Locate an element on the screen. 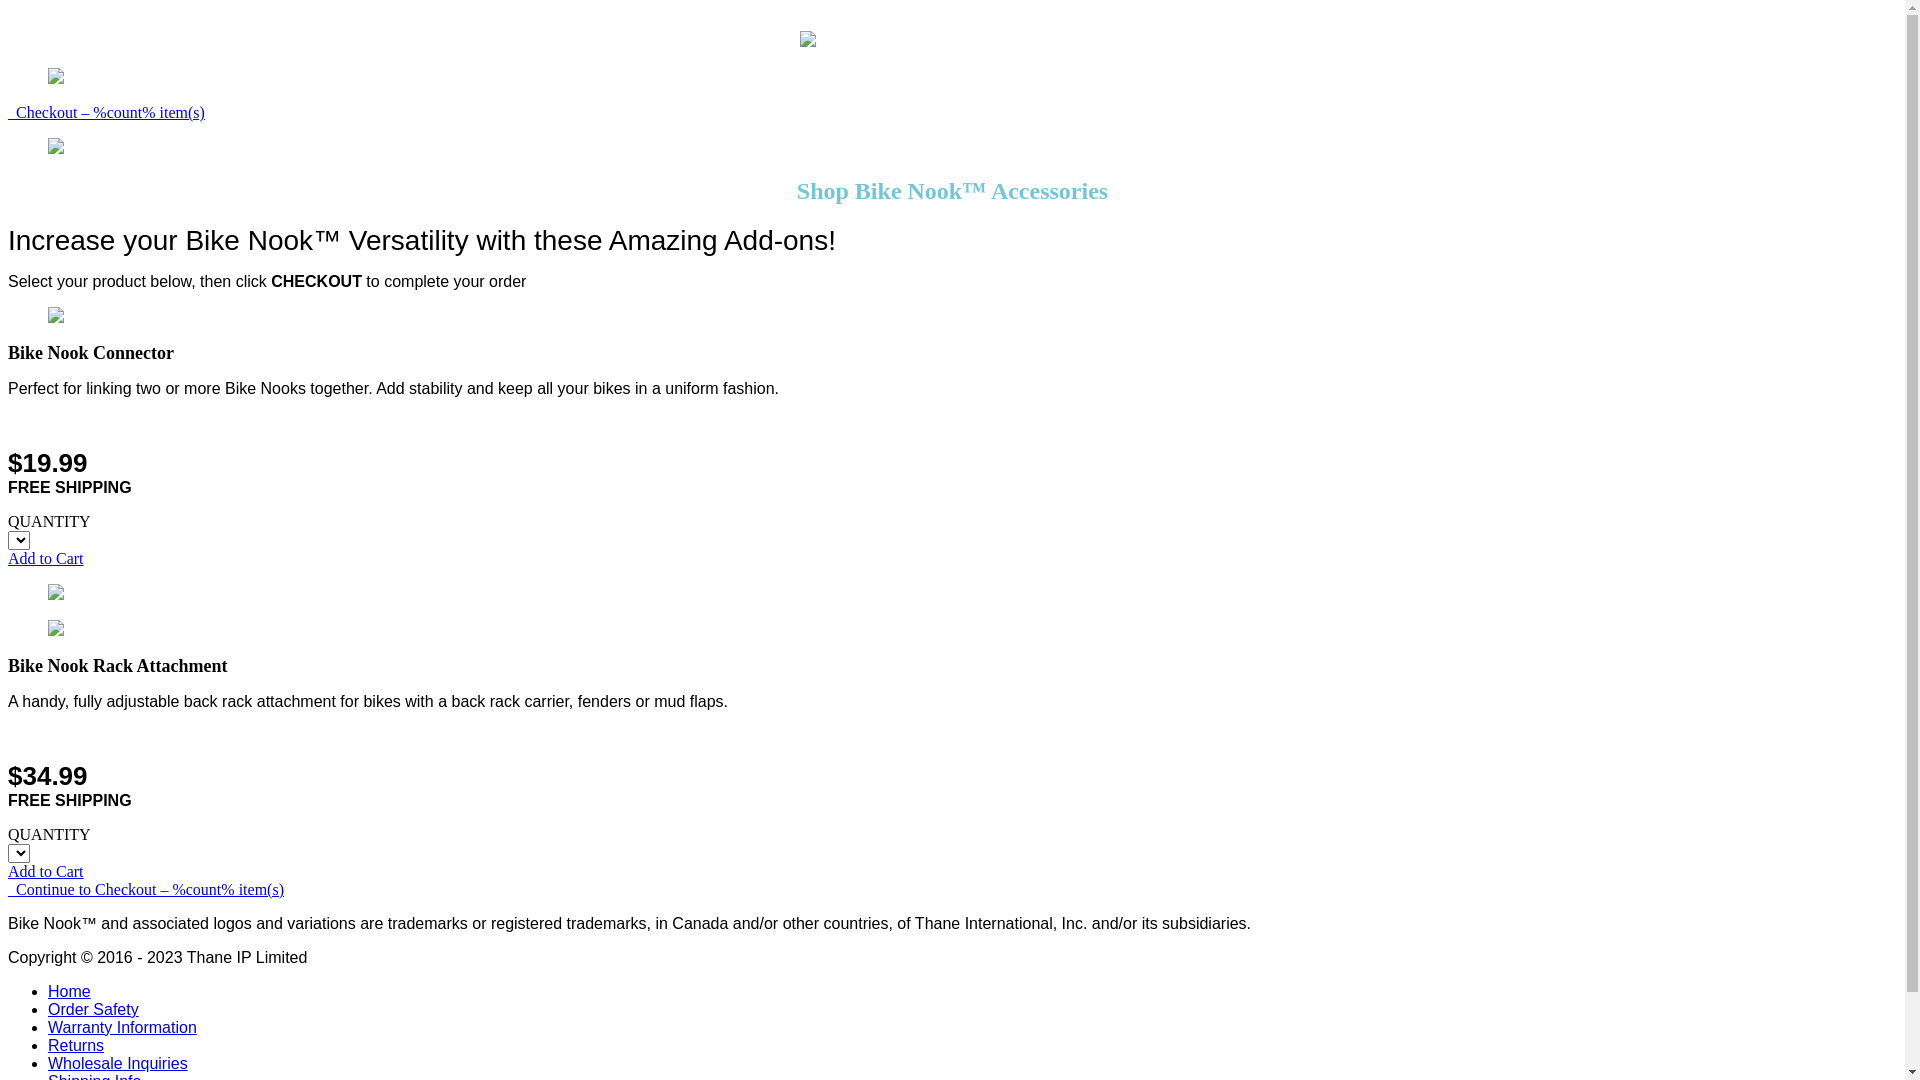  'Add to Cart' is located at coordinates (46, 870).